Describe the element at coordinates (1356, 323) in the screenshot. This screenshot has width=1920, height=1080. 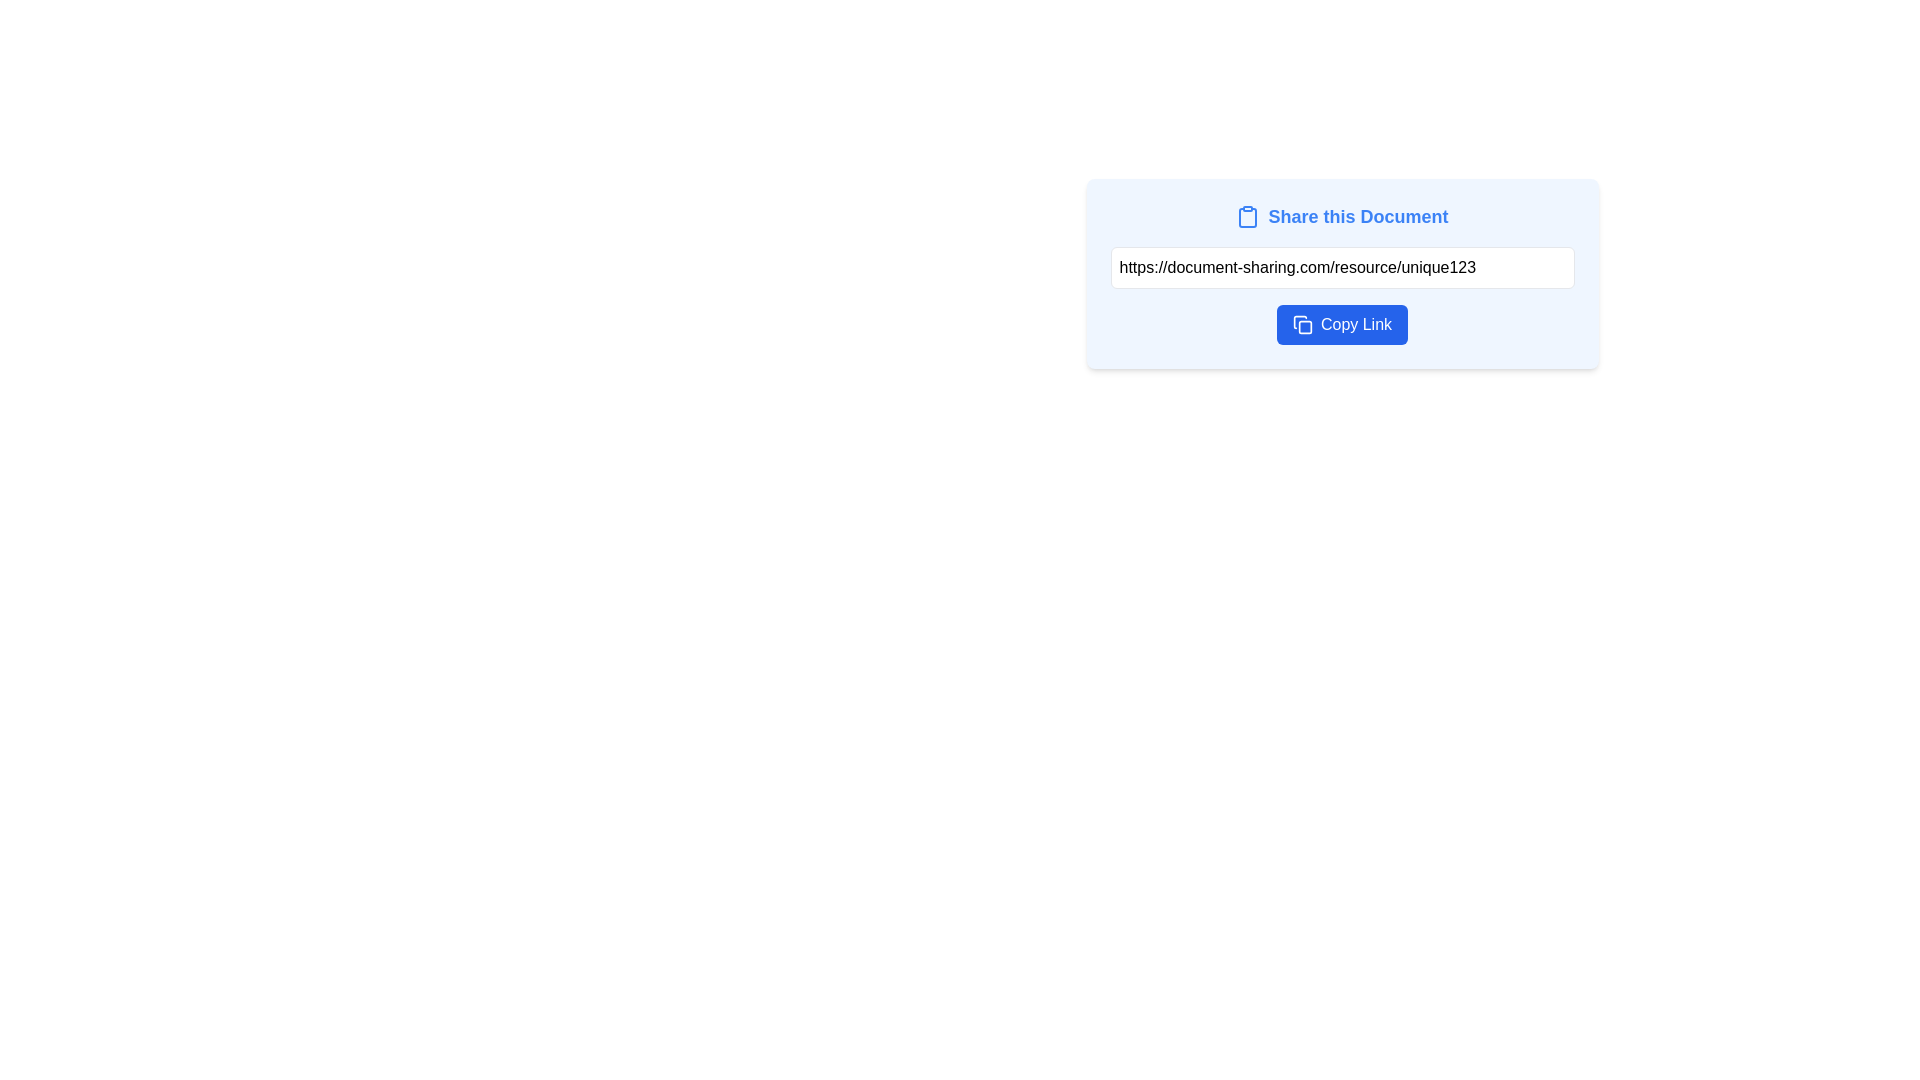
I see `the 'Copy Link' label, which is styled in white font on a bold blue background and is part of a rounded button in the document sharing interface` at that location.